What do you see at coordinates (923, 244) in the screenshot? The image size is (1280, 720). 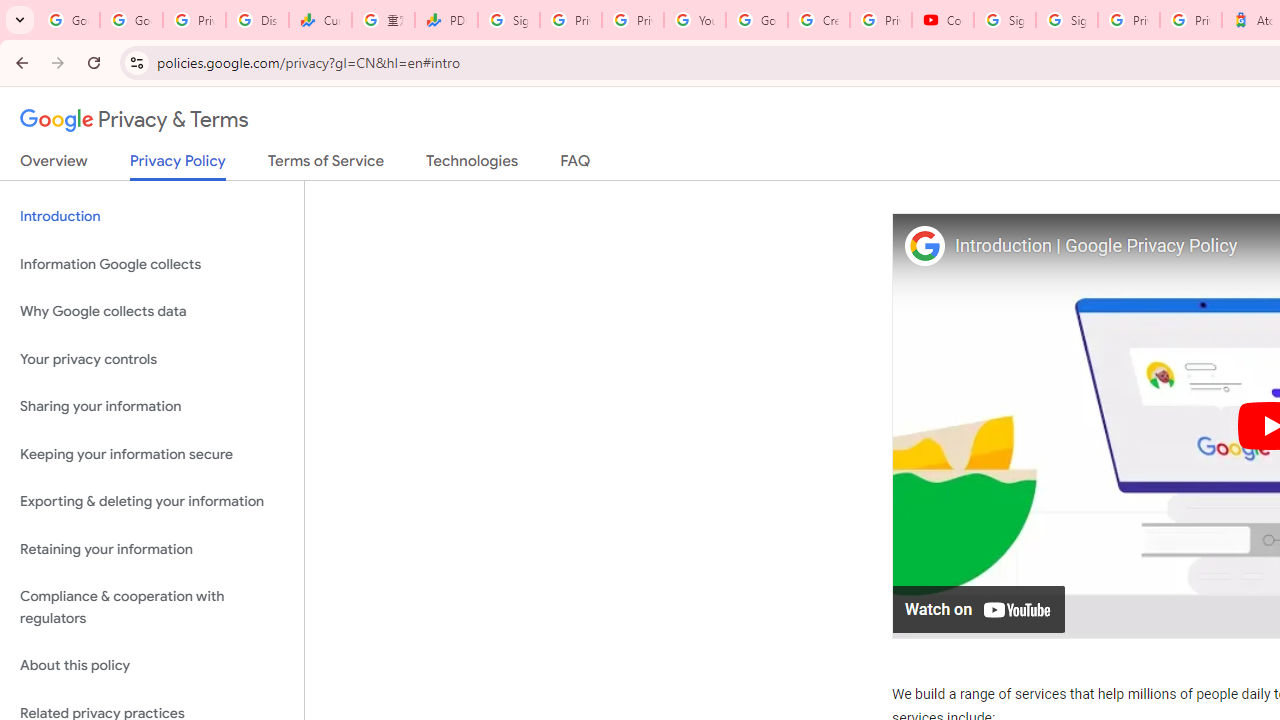 I see `'Photo image of Google'` at bounding box center [923, 244].